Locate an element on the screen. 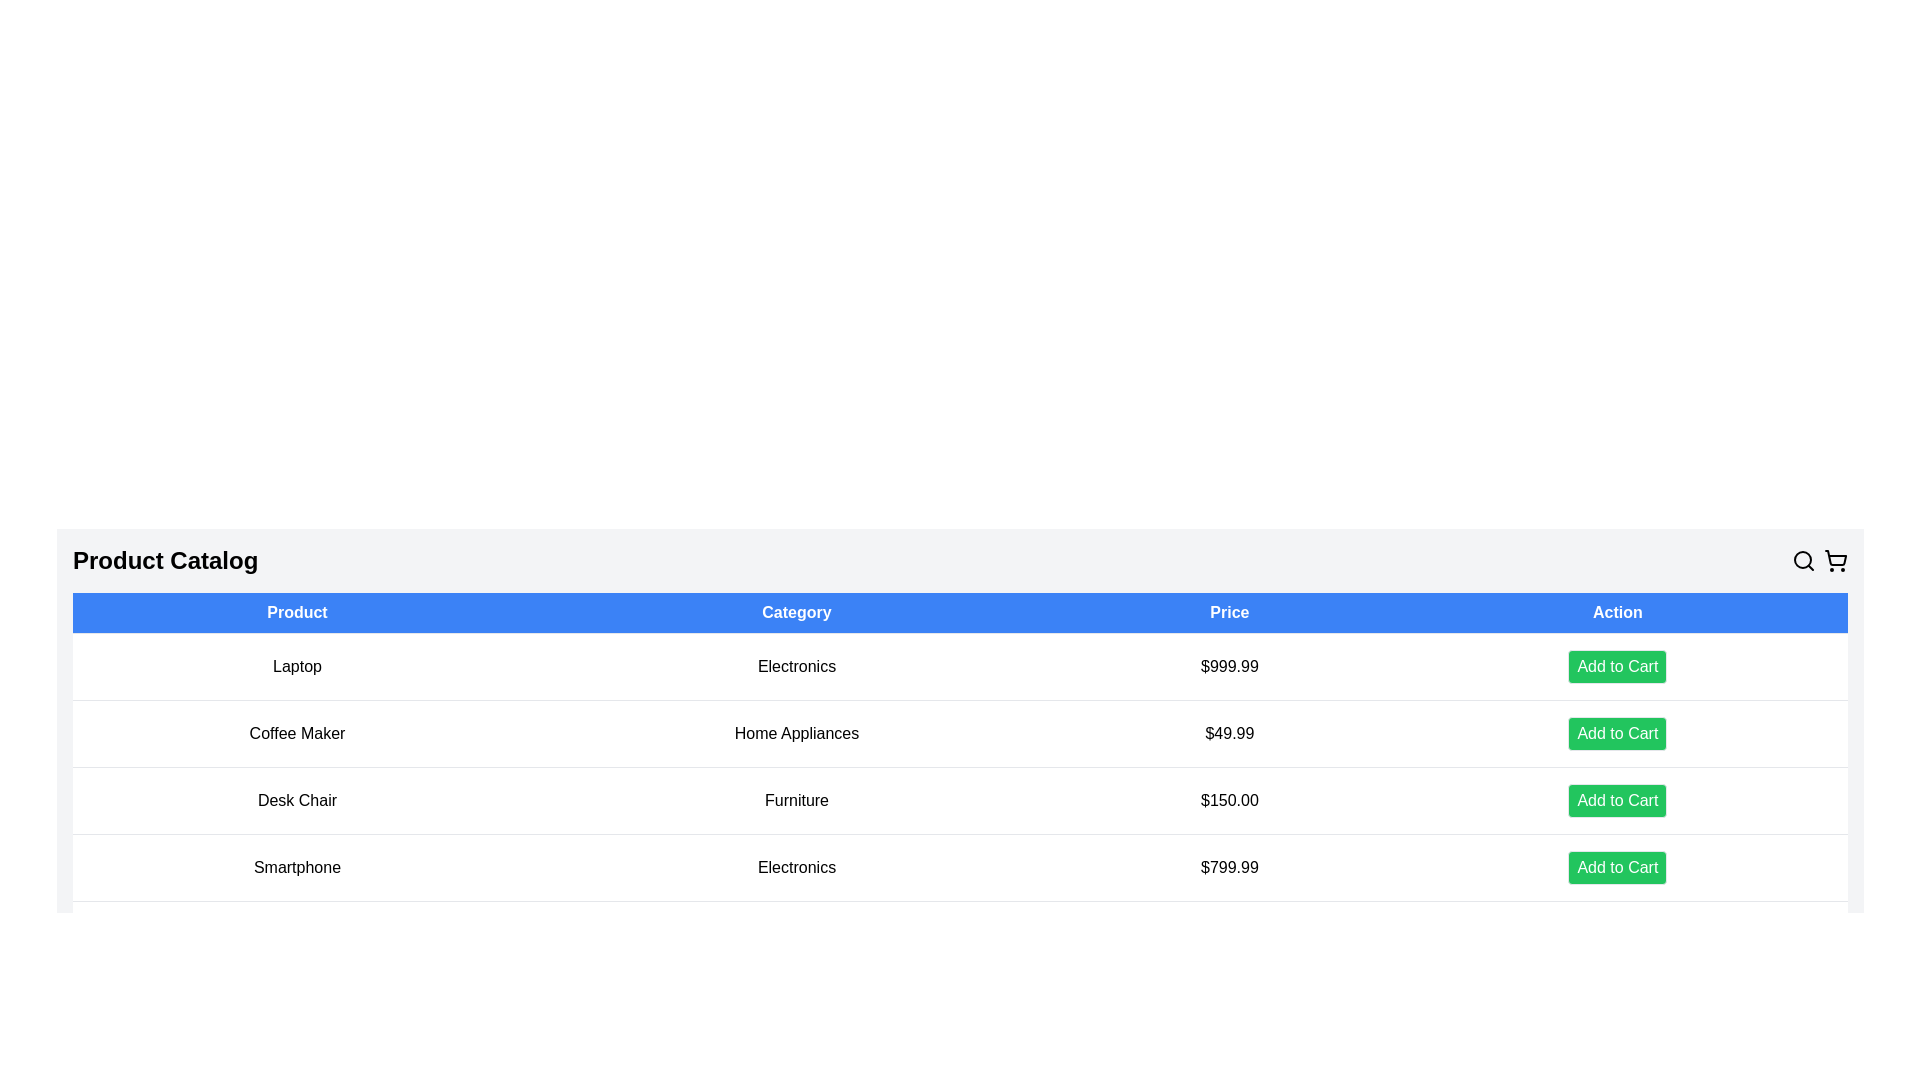 This screenshot has width=1920, height=1080. the 'Coffee Maker' label in the product catalog table, which is located in the second row under the 'Product' column is located at coordinates (296, 733).